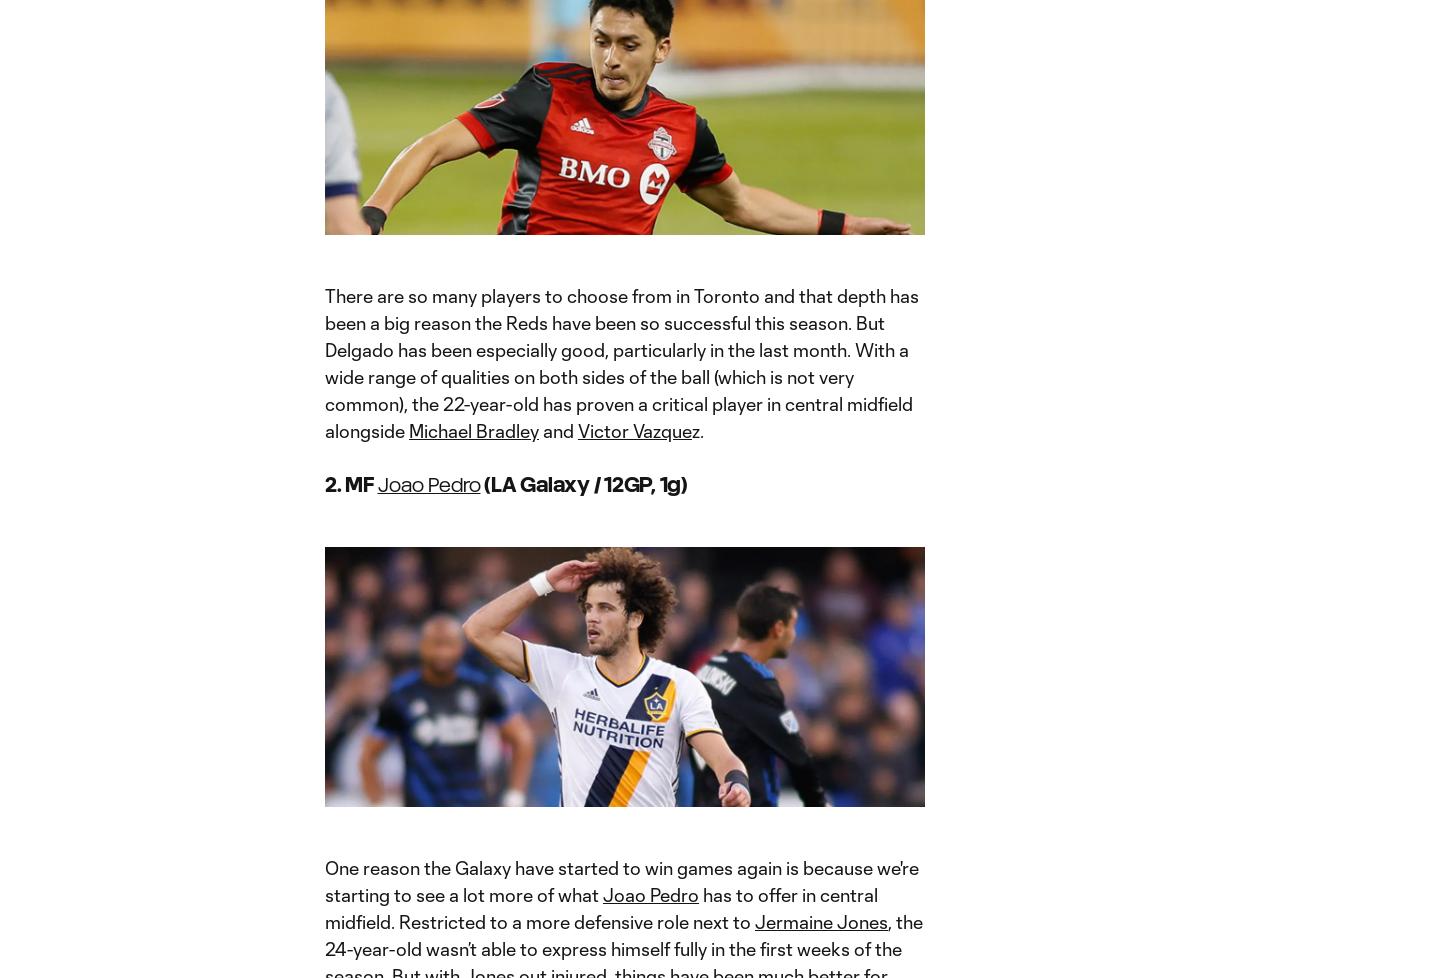  Describe the element at coordinates (821, 919) in the screenshot. I see `'Jermaine Jones'` at that location.